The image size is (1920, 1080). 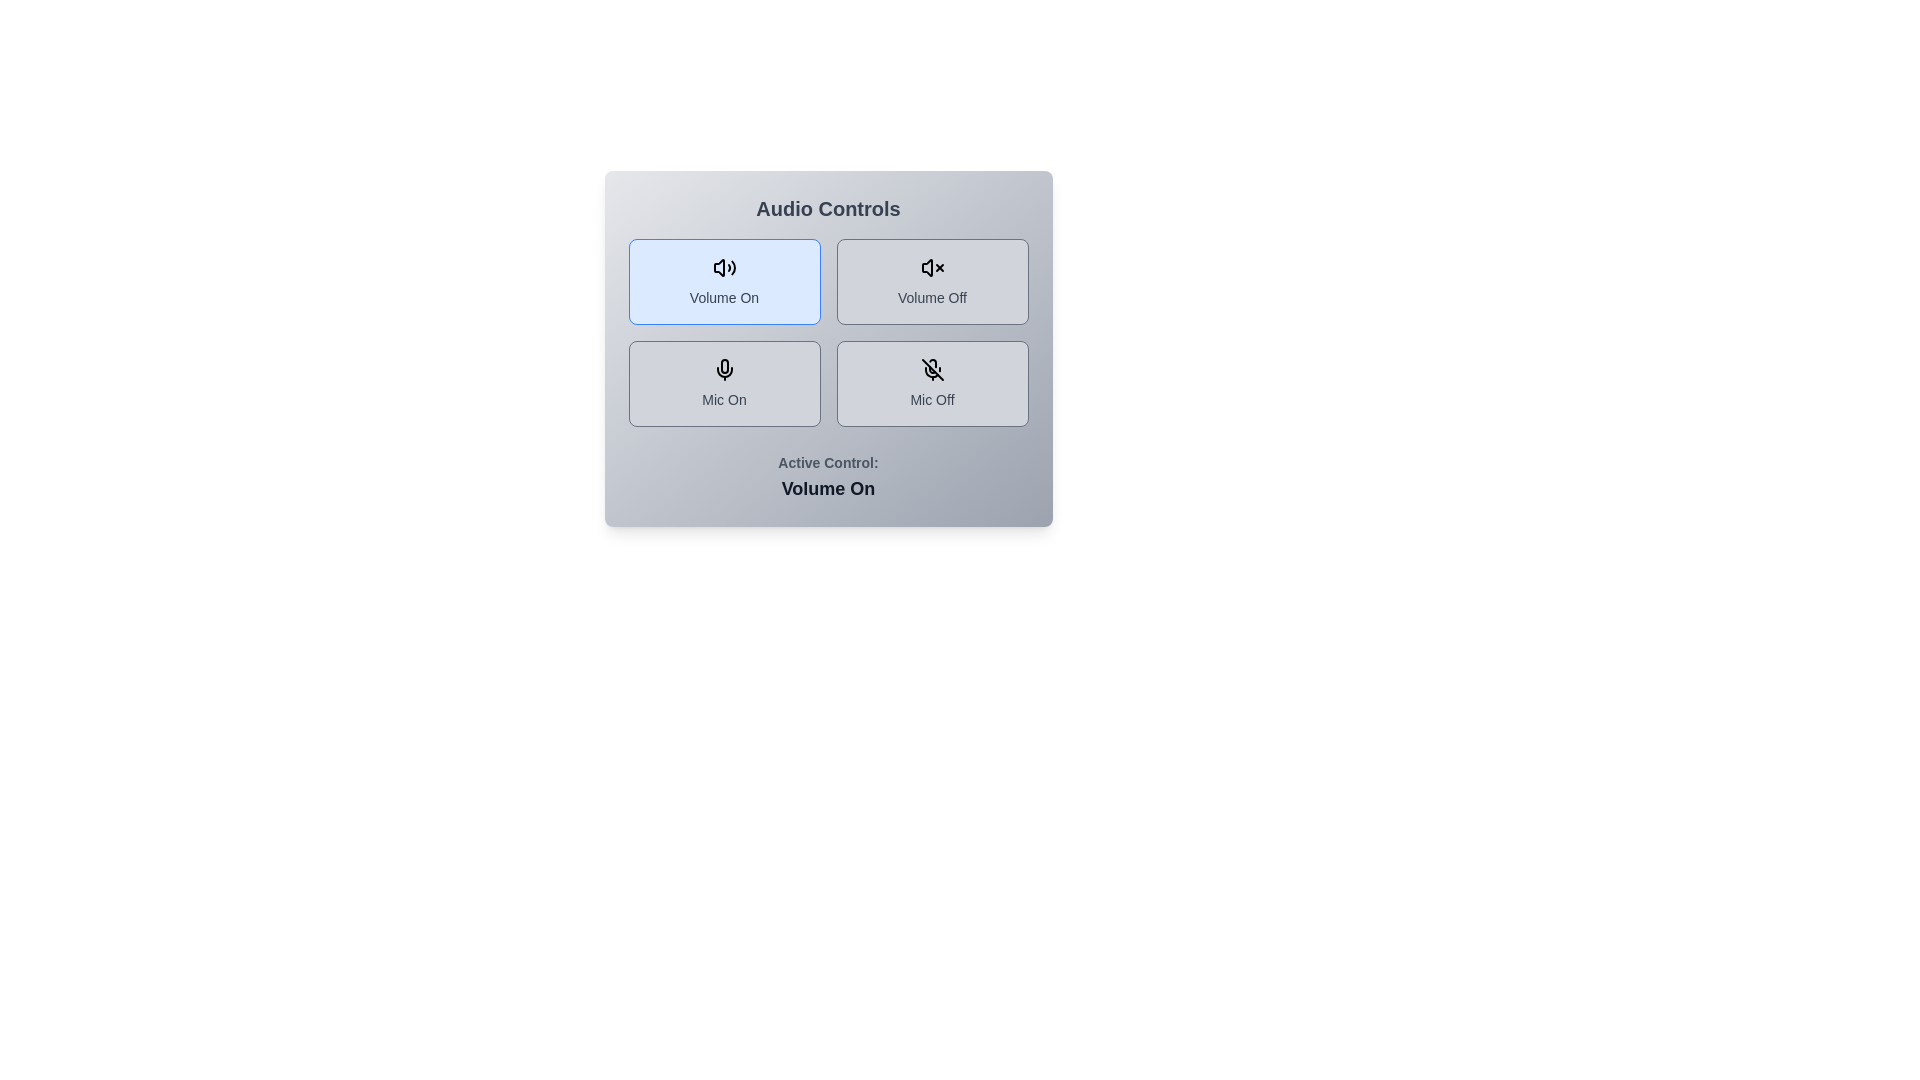 I want to click on the control option Mic Off by clicking its corresponding button, so click(x=931, y=384).